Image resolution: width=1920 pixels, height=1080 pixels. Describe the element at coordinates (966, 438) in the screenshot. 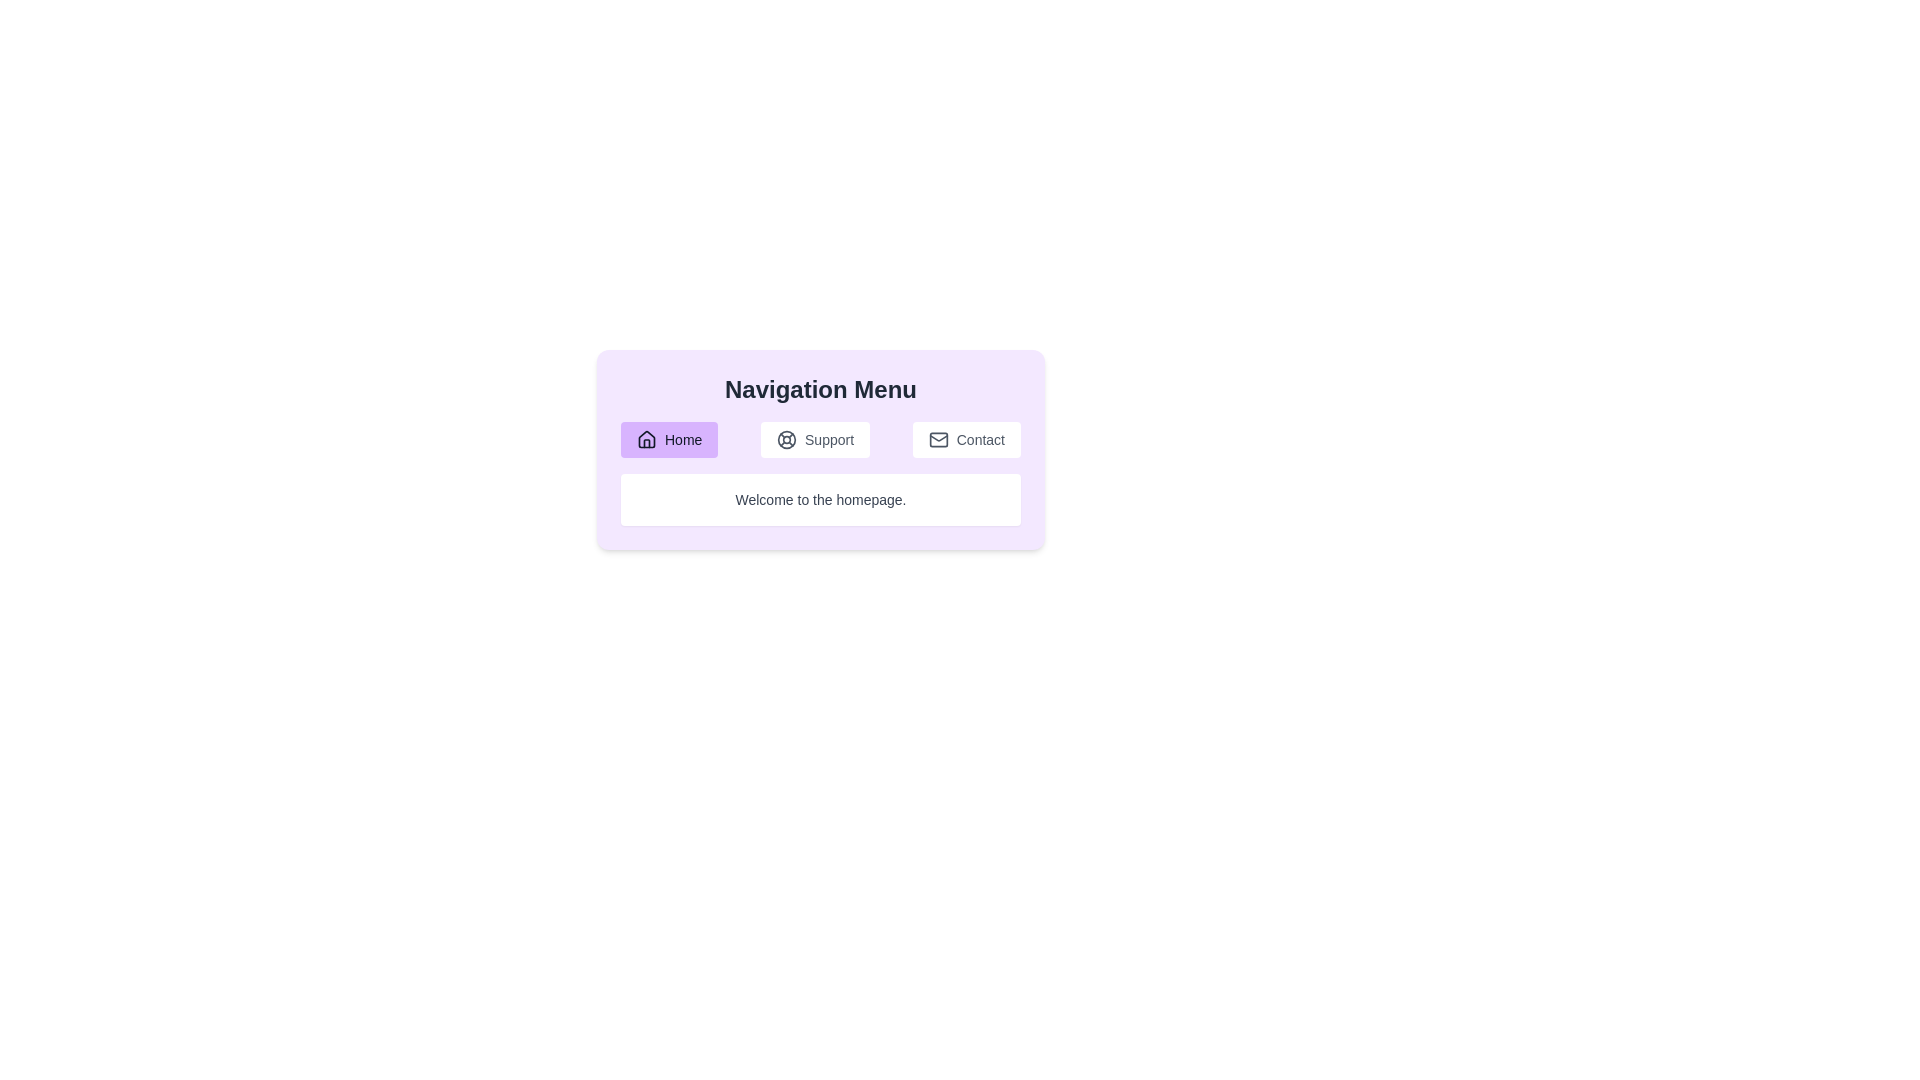

I see `the navigation button that serves as a contact page redirect, positioned to the right of the 'Support' button in the menu` at that location.